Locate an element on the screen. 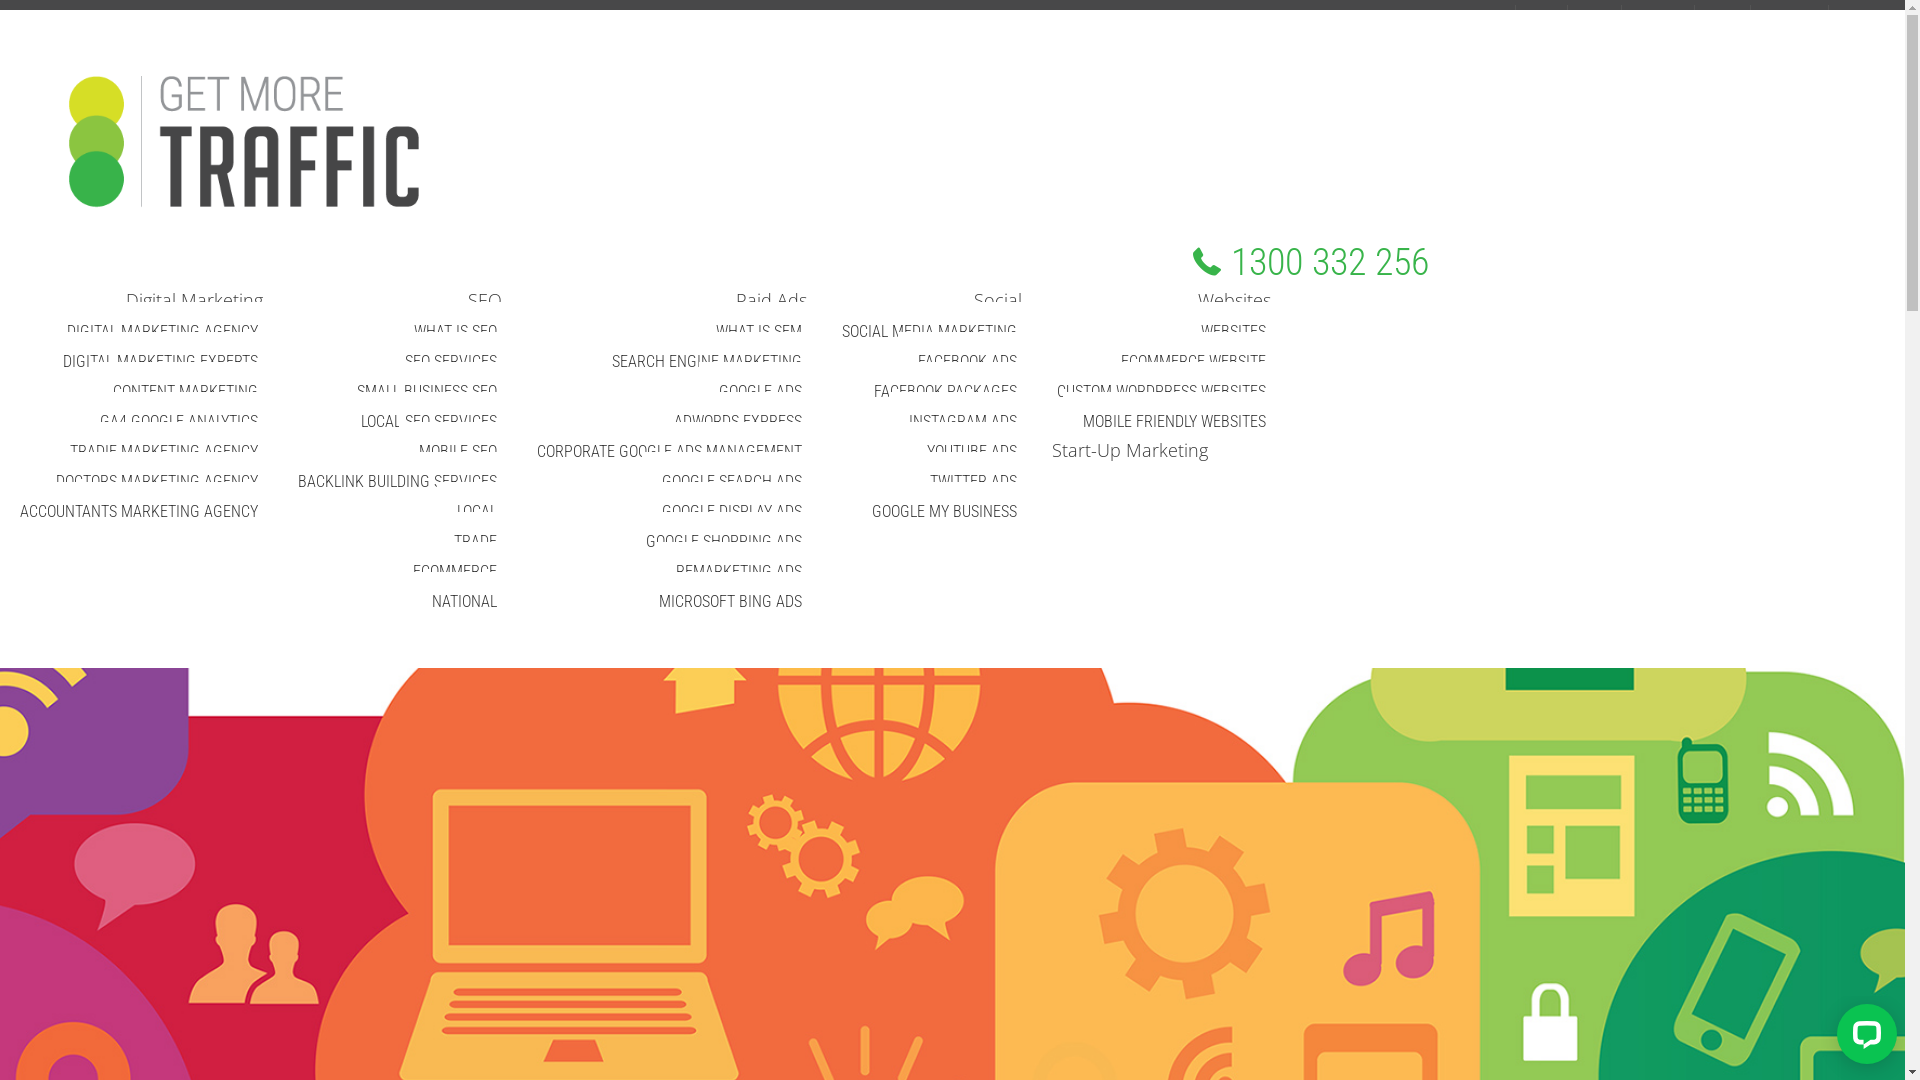  'GOOGLE DISPLAY ADS' is located at coordinates (730, 510).